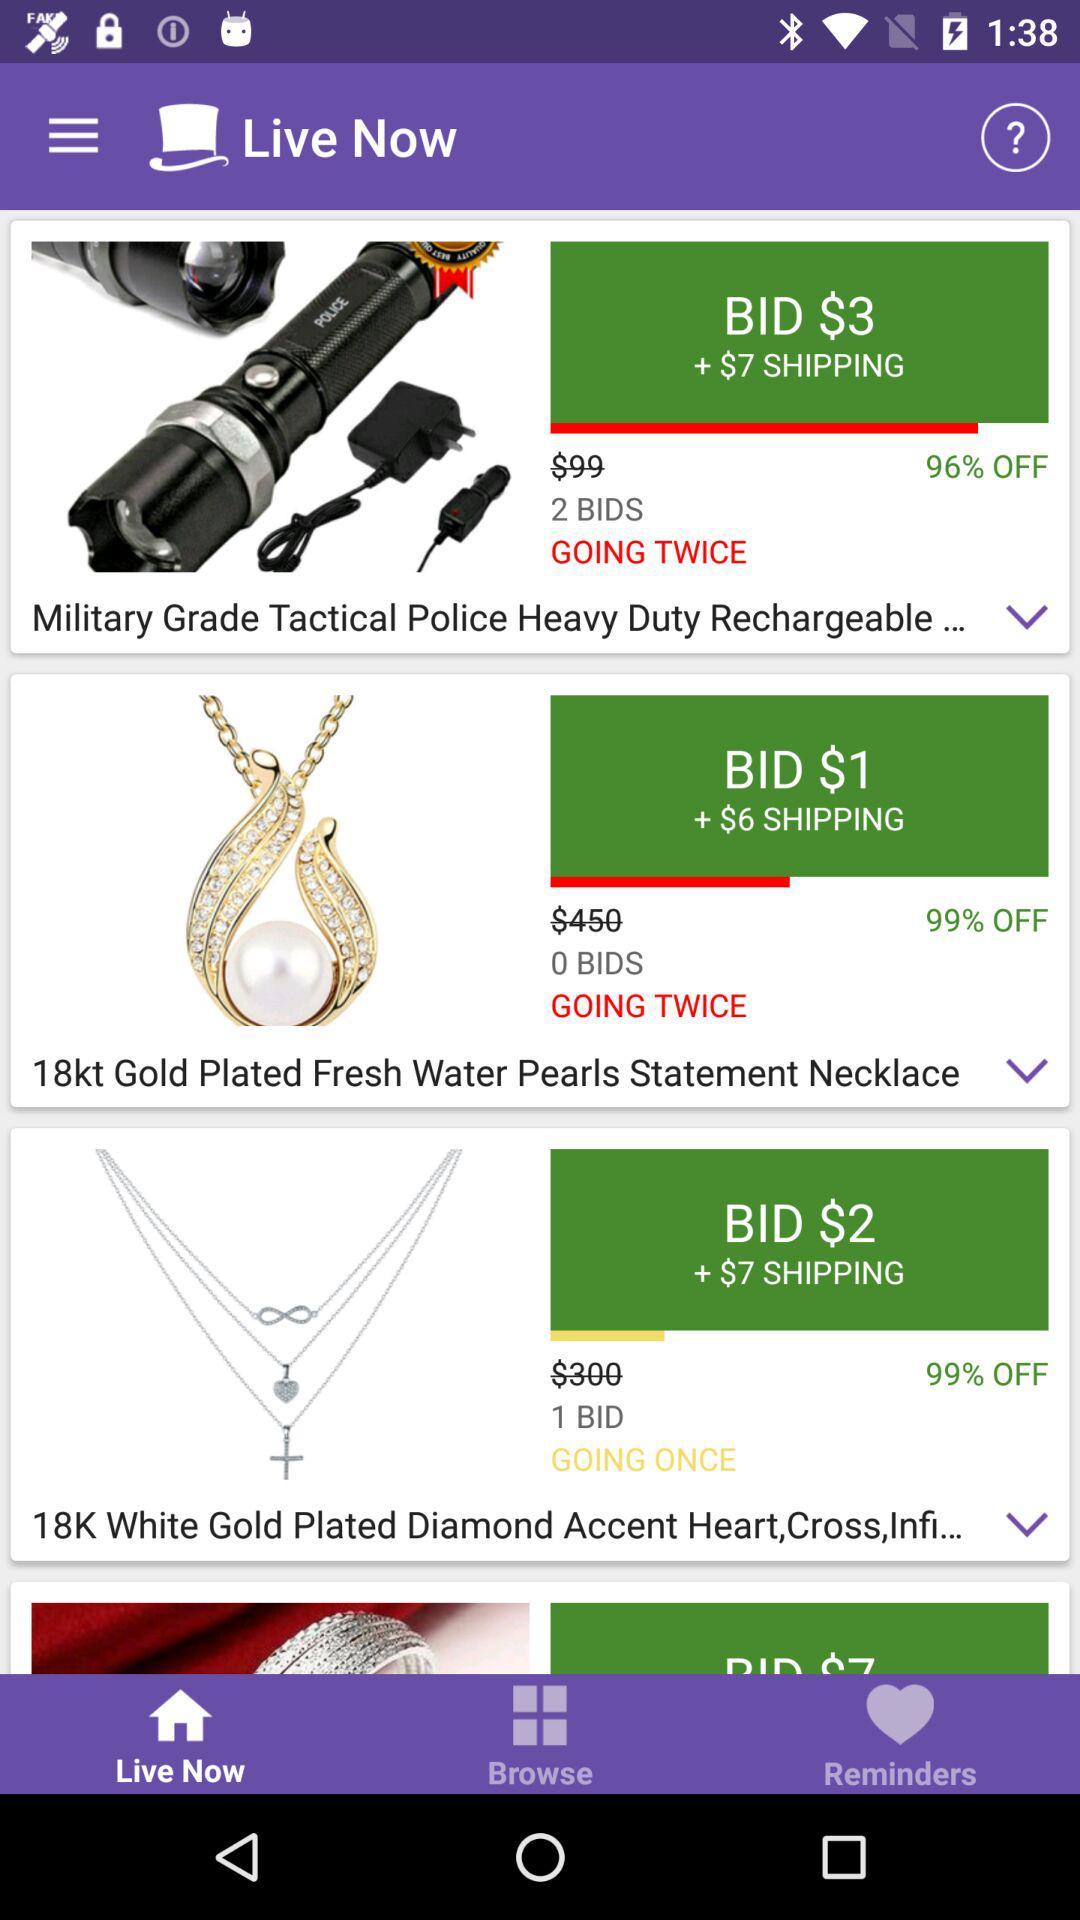 The image size is (1080, 1920). I want to click on necklace, so click(280, 1314).